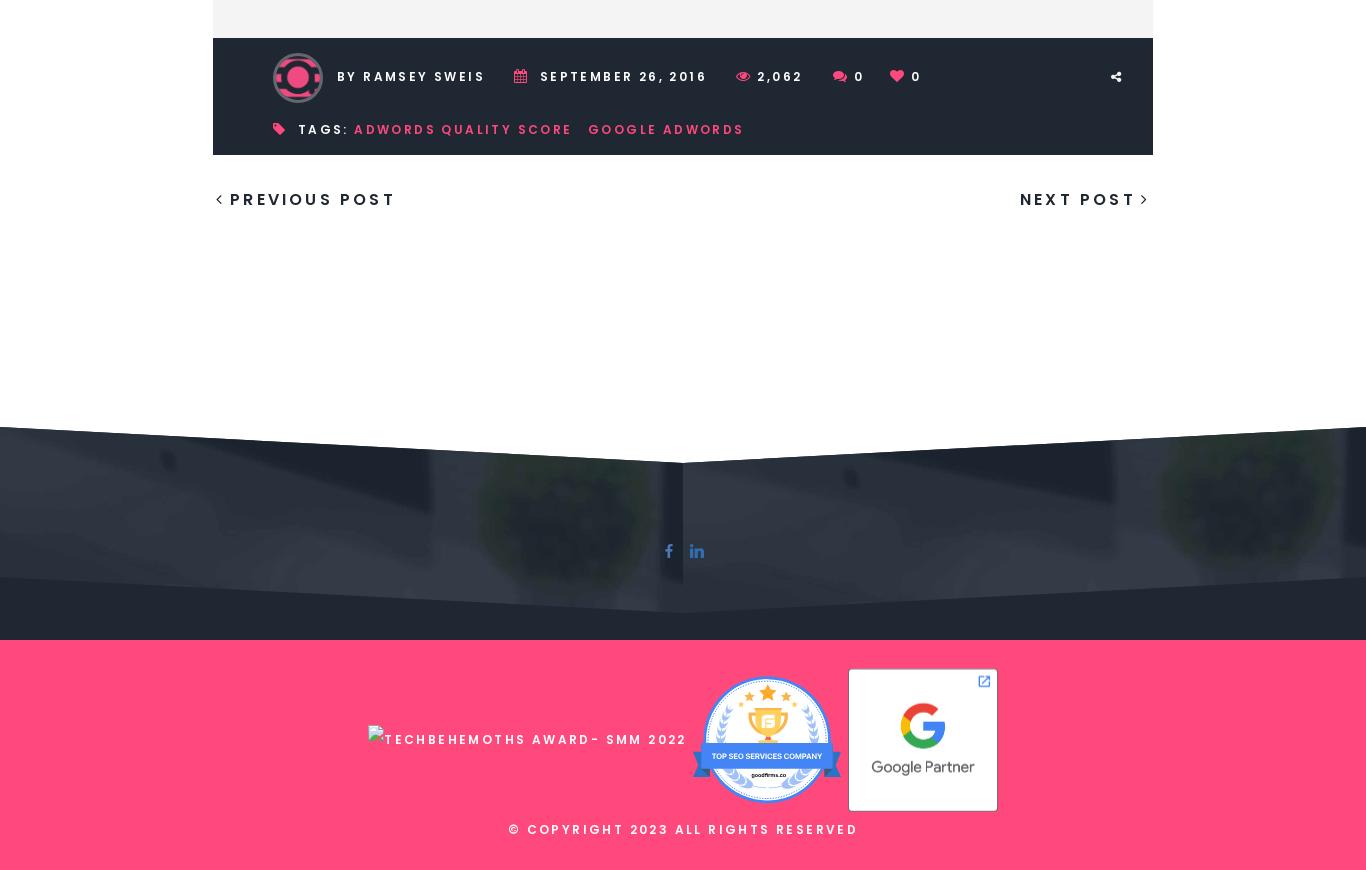 This screenshot has height=870, width=1366. I want to click on 'by Ramsey Sweis', so click(410, 75).